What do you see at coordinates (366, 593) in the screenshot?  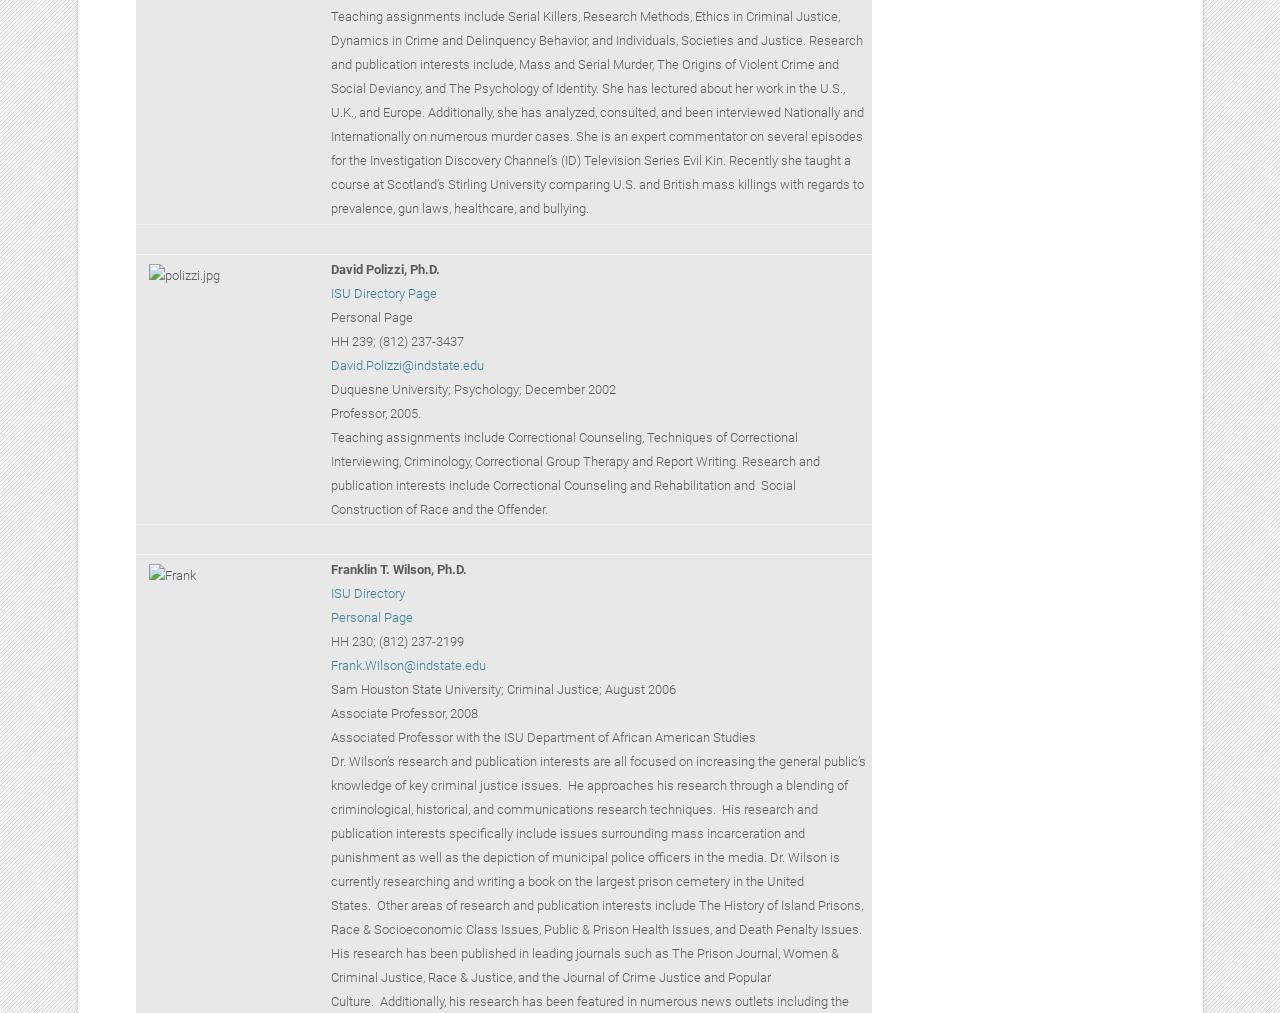 I see `'ISU Directory'` at bounding box center [366, 593].